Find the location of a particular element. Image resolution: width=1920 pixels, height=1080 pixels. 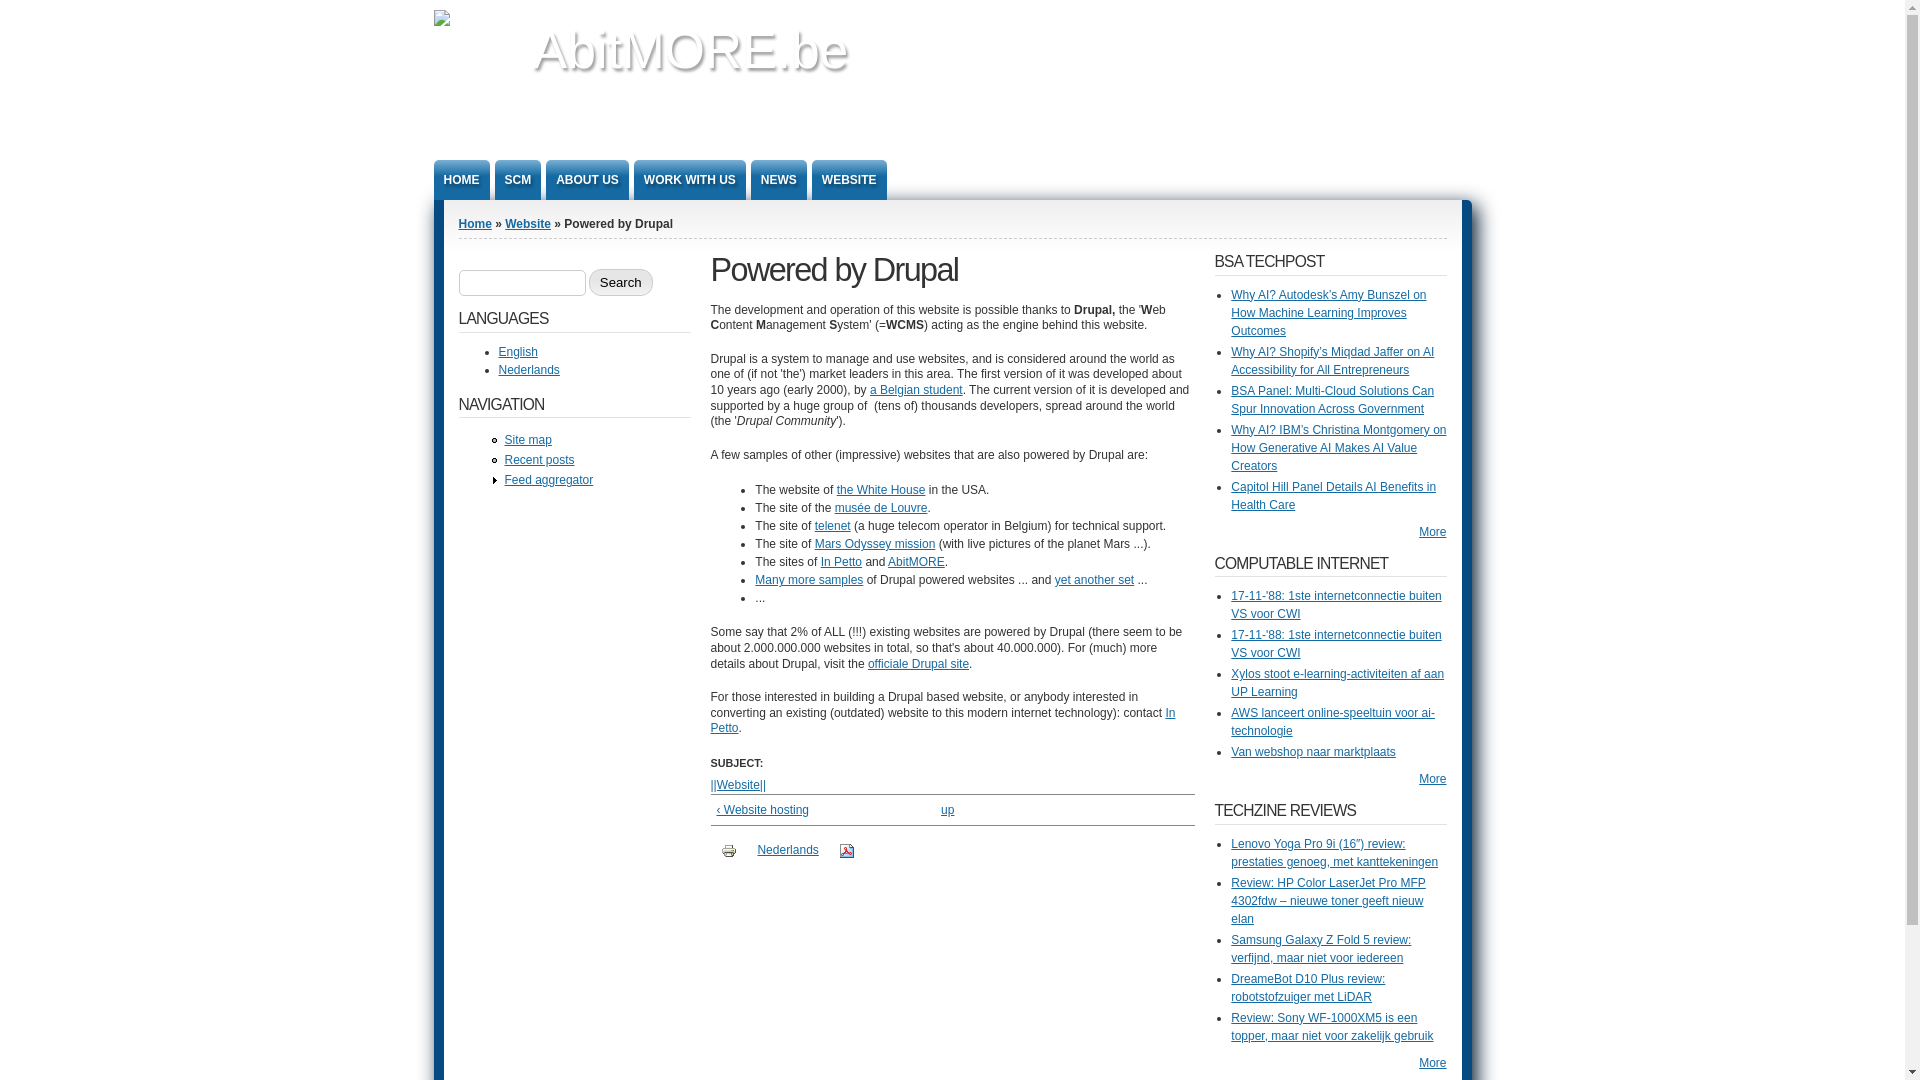

'a Belgian student' is located at coordinates (915, 389).